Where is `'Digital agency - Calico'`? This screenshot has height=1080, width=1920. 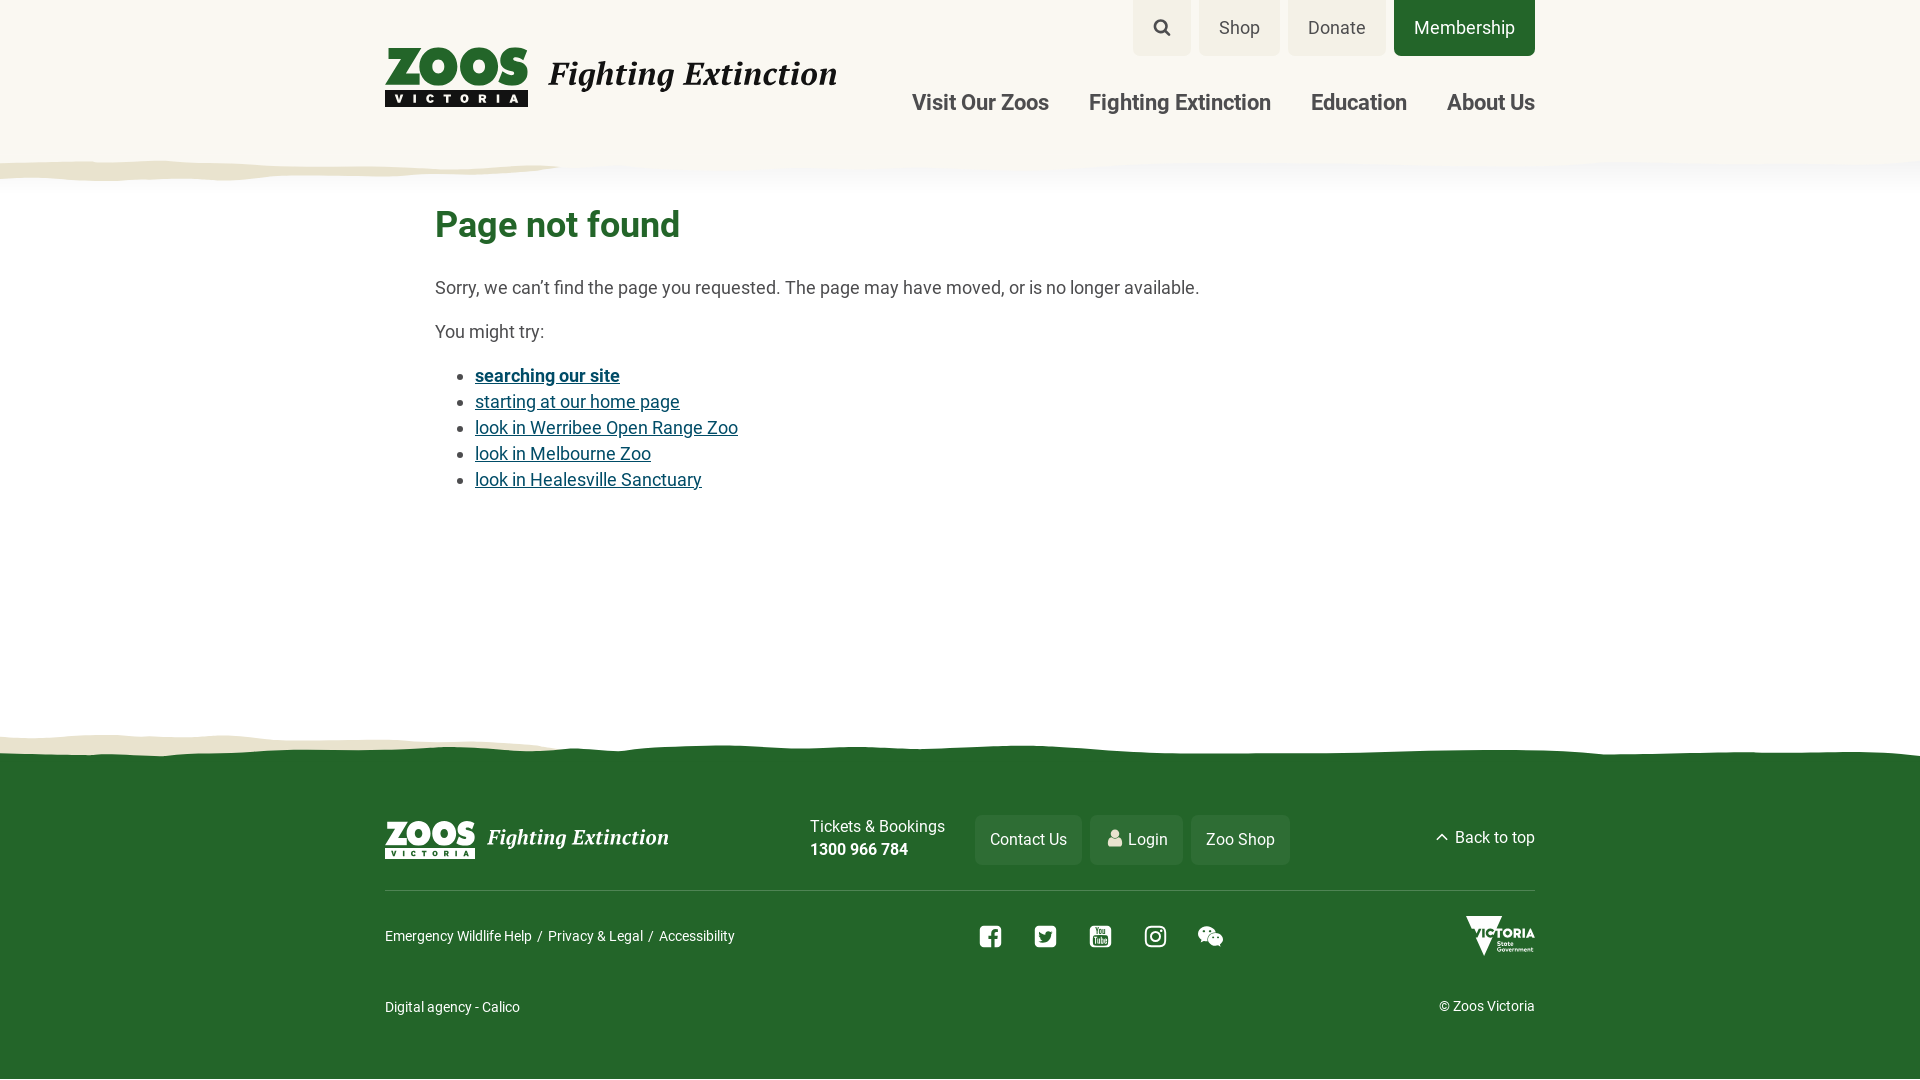
'Digital agency - Calico' is located at coordinates (451, 1006).